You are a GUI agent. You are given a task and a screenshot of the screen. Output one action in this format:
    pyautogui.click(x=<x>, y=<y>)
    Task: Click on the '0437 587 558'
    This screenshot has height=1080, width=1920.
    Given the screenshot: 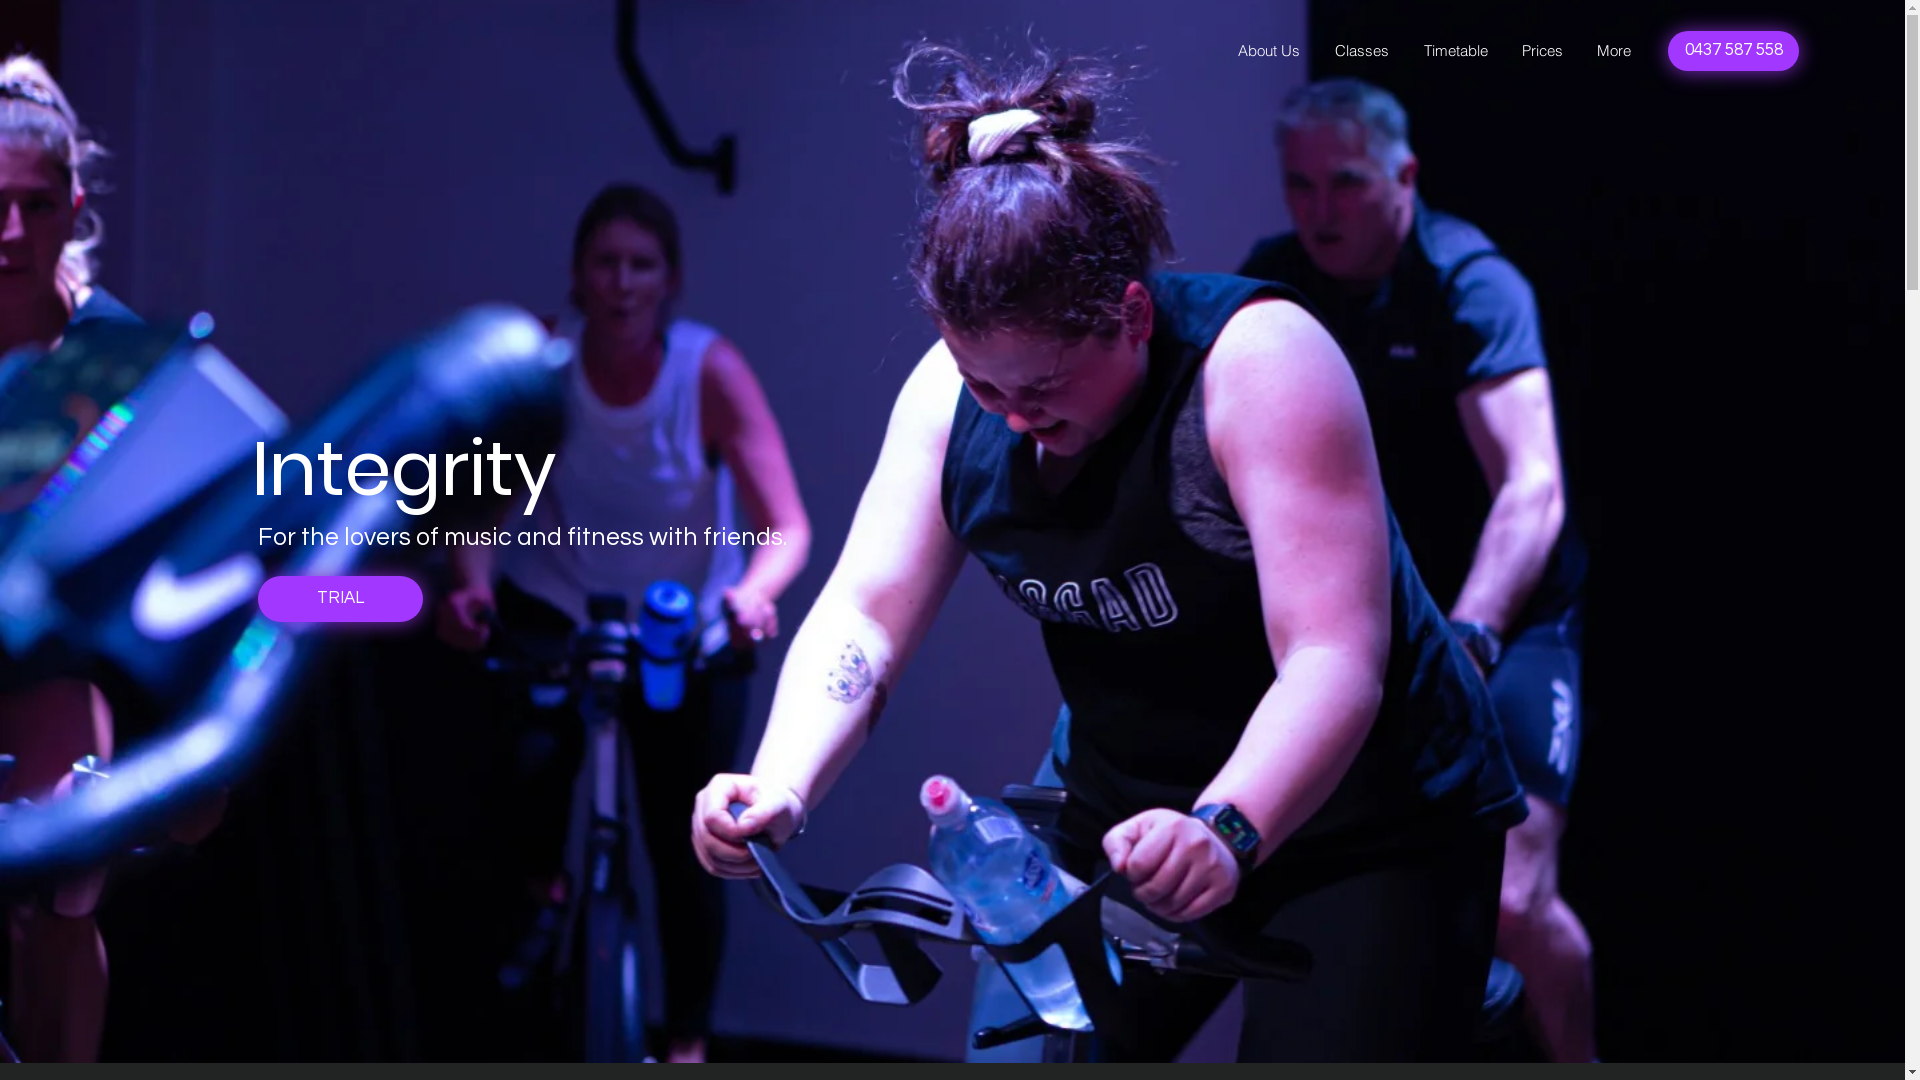 What is the action you would take?
    pyautogui.click(x=1732, y=49)
    